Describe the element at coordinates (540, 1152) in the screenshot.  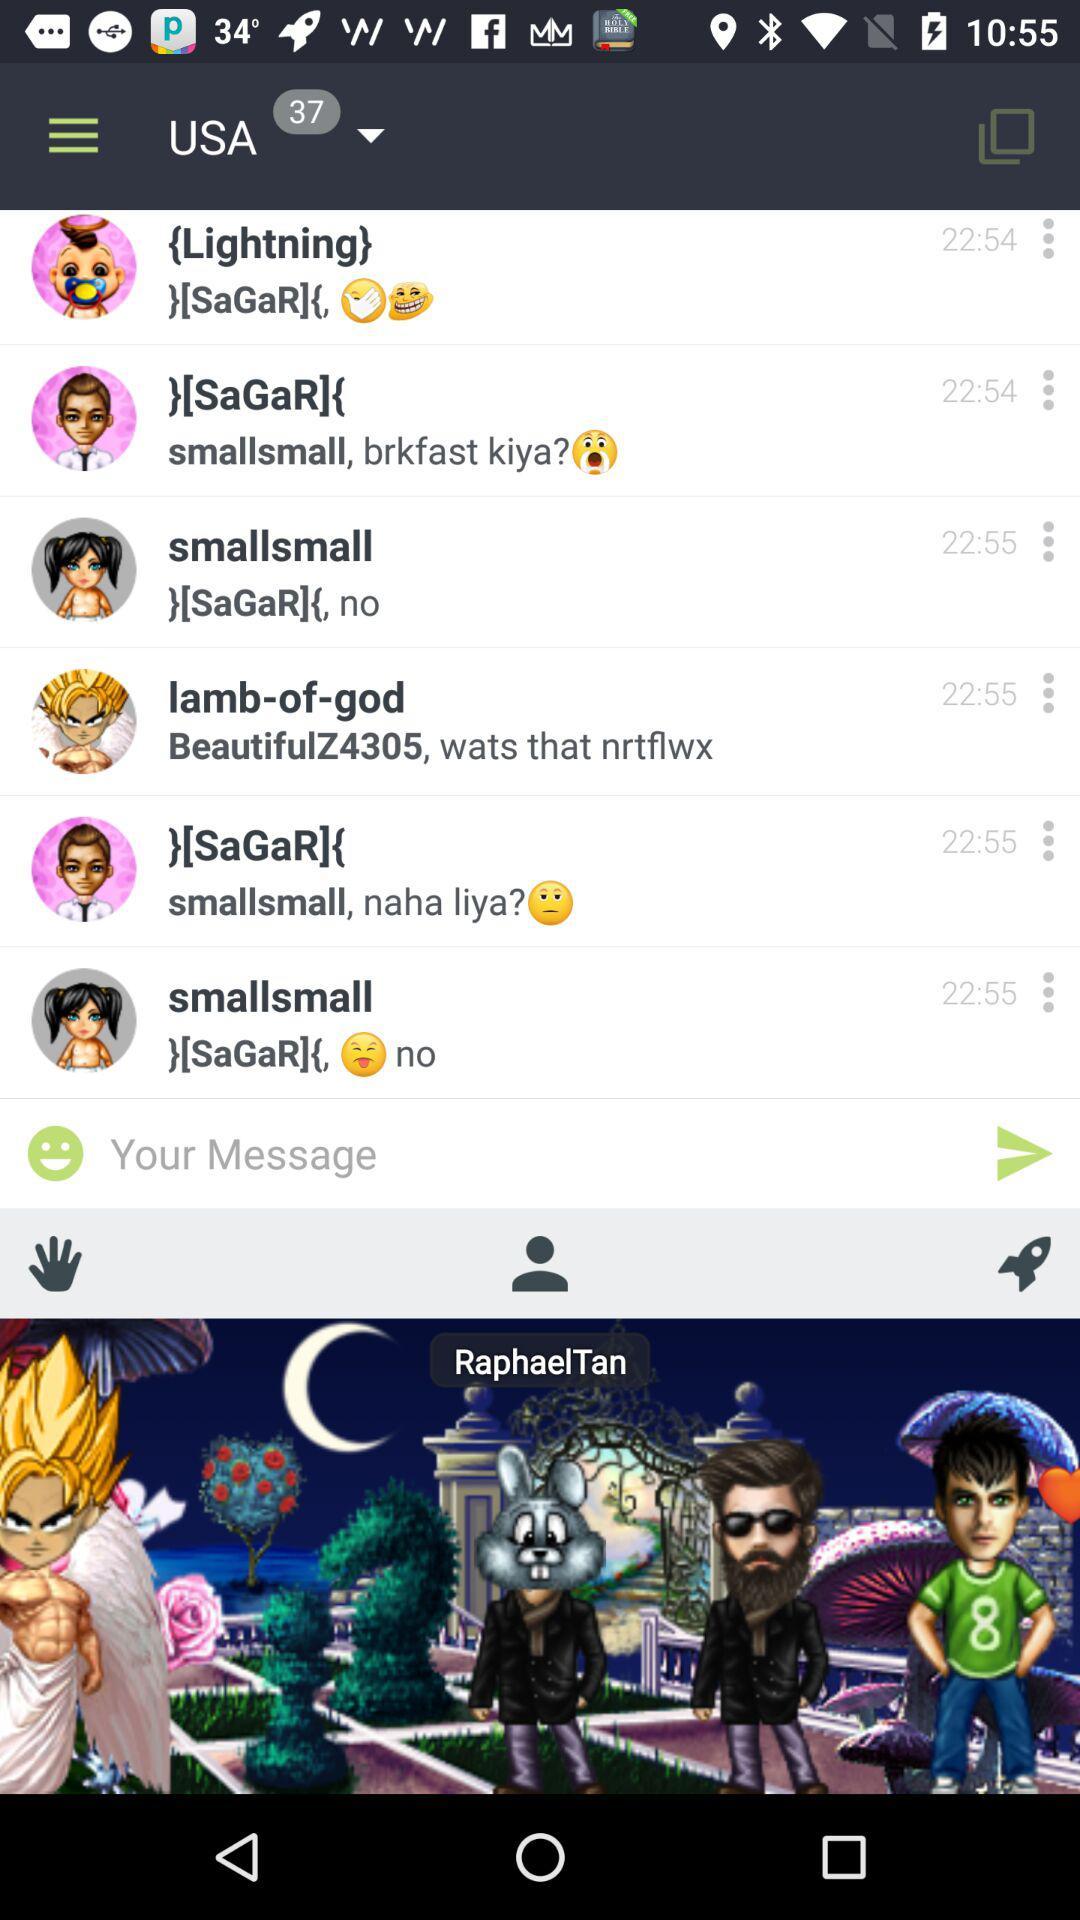
I see `to enter your message` at that location.